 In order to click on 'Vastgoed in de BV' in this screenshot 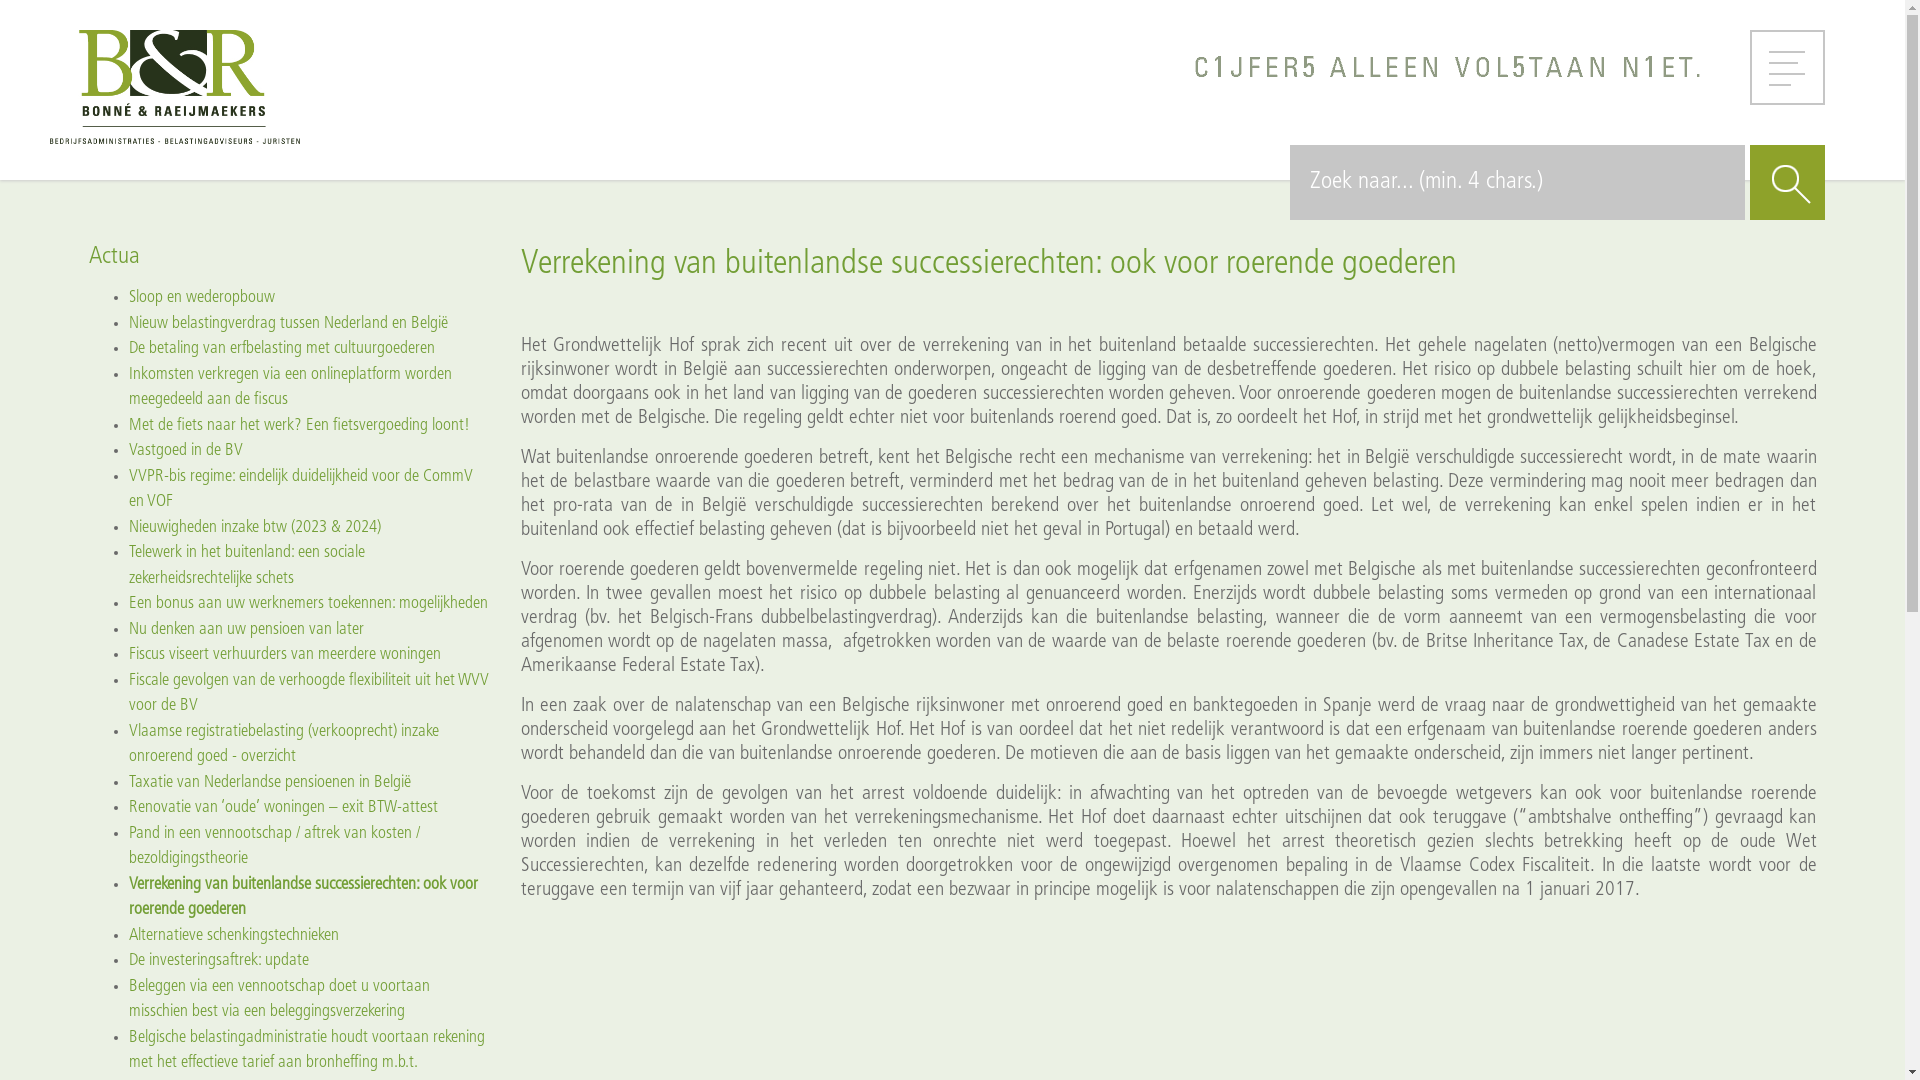, I will do `click(185, 450)`.